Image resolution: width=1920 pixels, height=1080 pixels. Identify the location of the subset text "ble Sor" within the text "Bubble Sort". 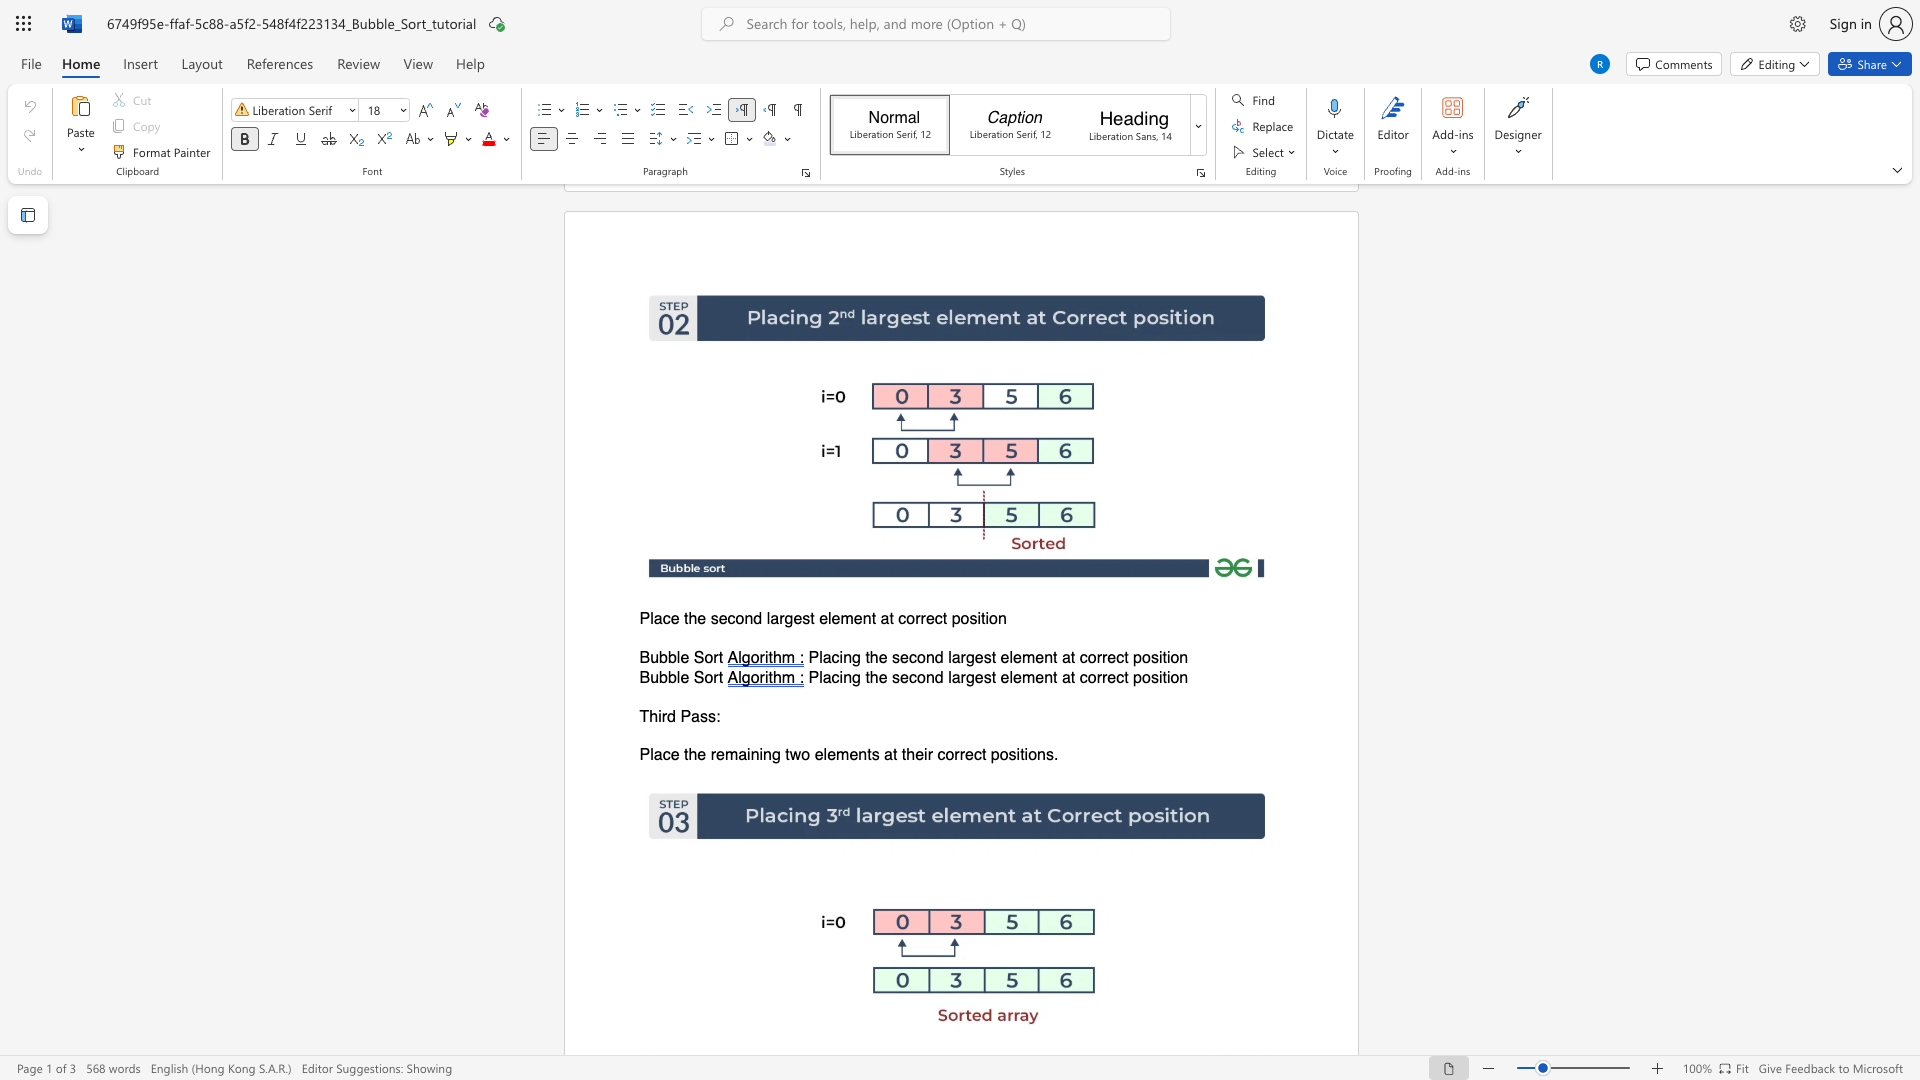
(667, 658).